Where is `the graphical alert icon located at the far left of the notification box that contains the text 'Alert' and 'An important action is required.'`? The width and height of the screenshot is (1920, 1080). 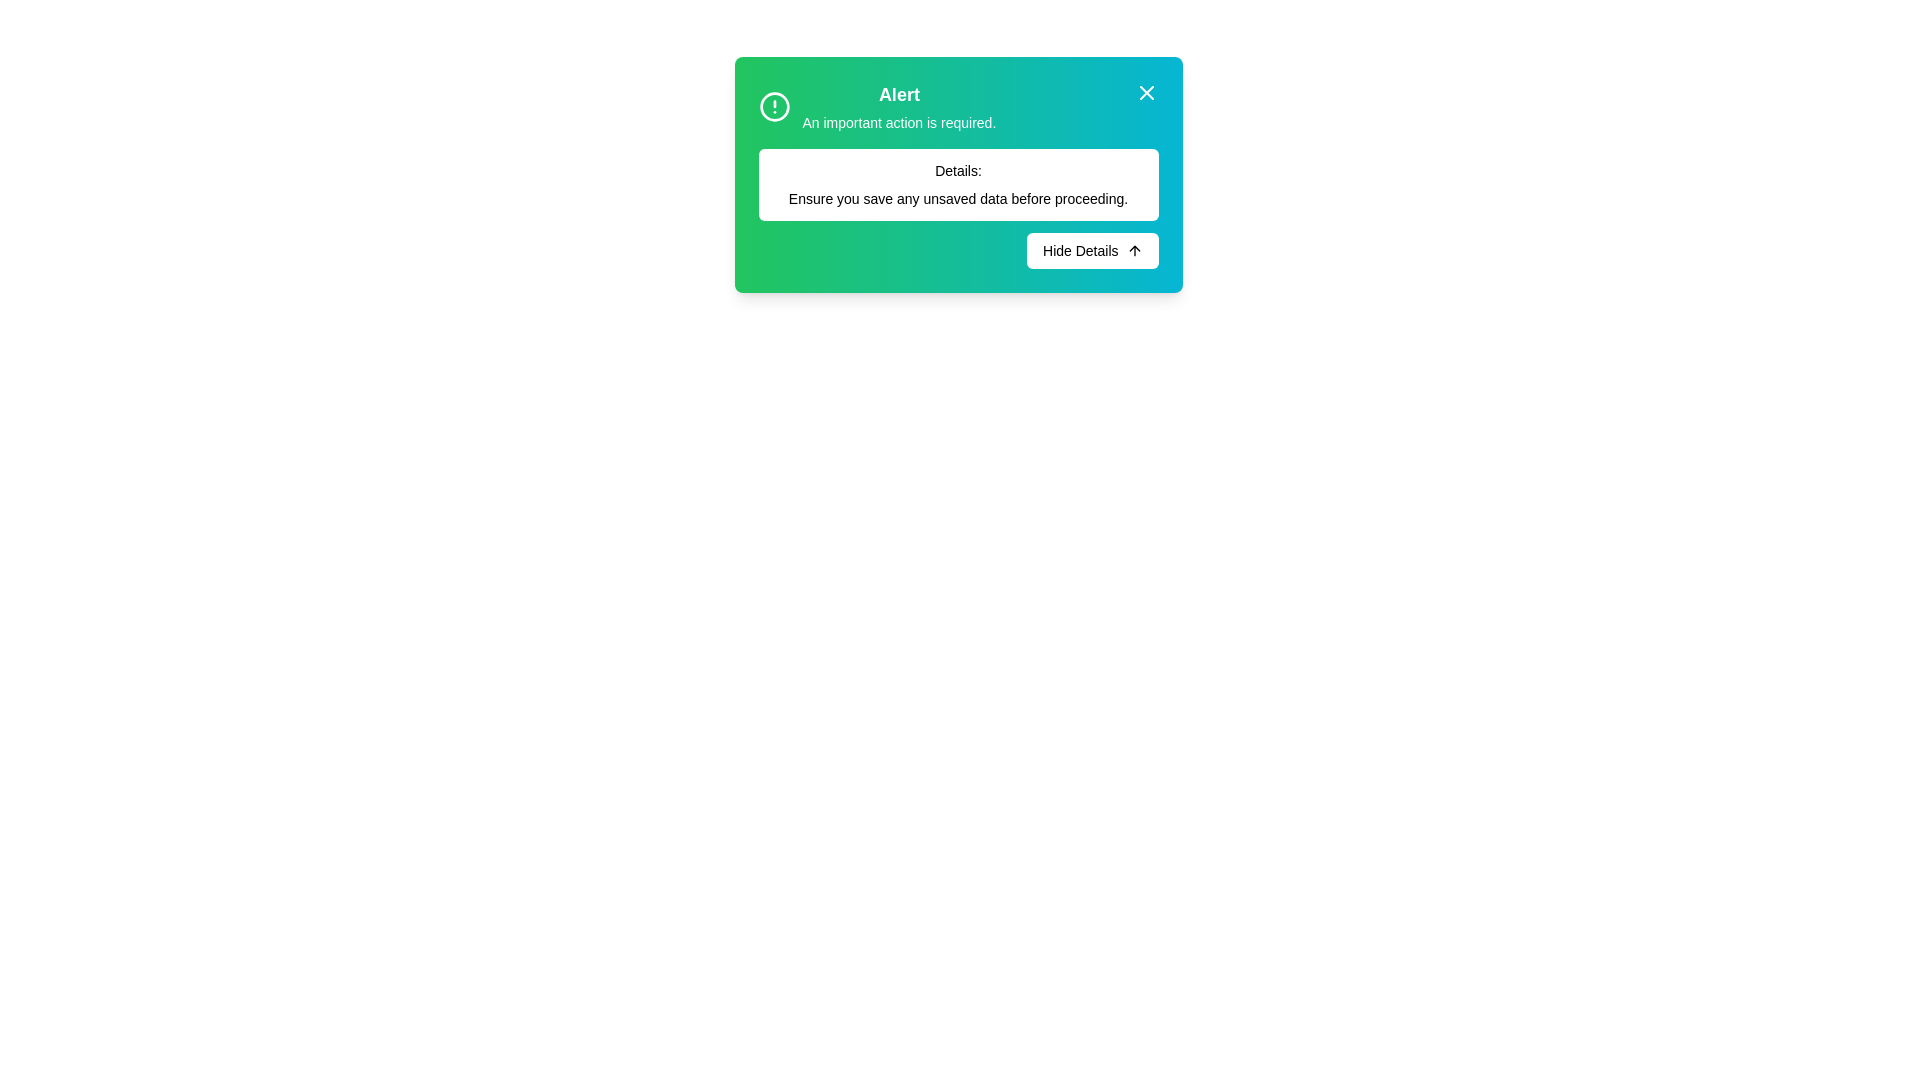 the graphical alert icon located at the far left of the notification box that contains the text 'Alert' and 'An important action is required.' is located at coordinates (773, 107).